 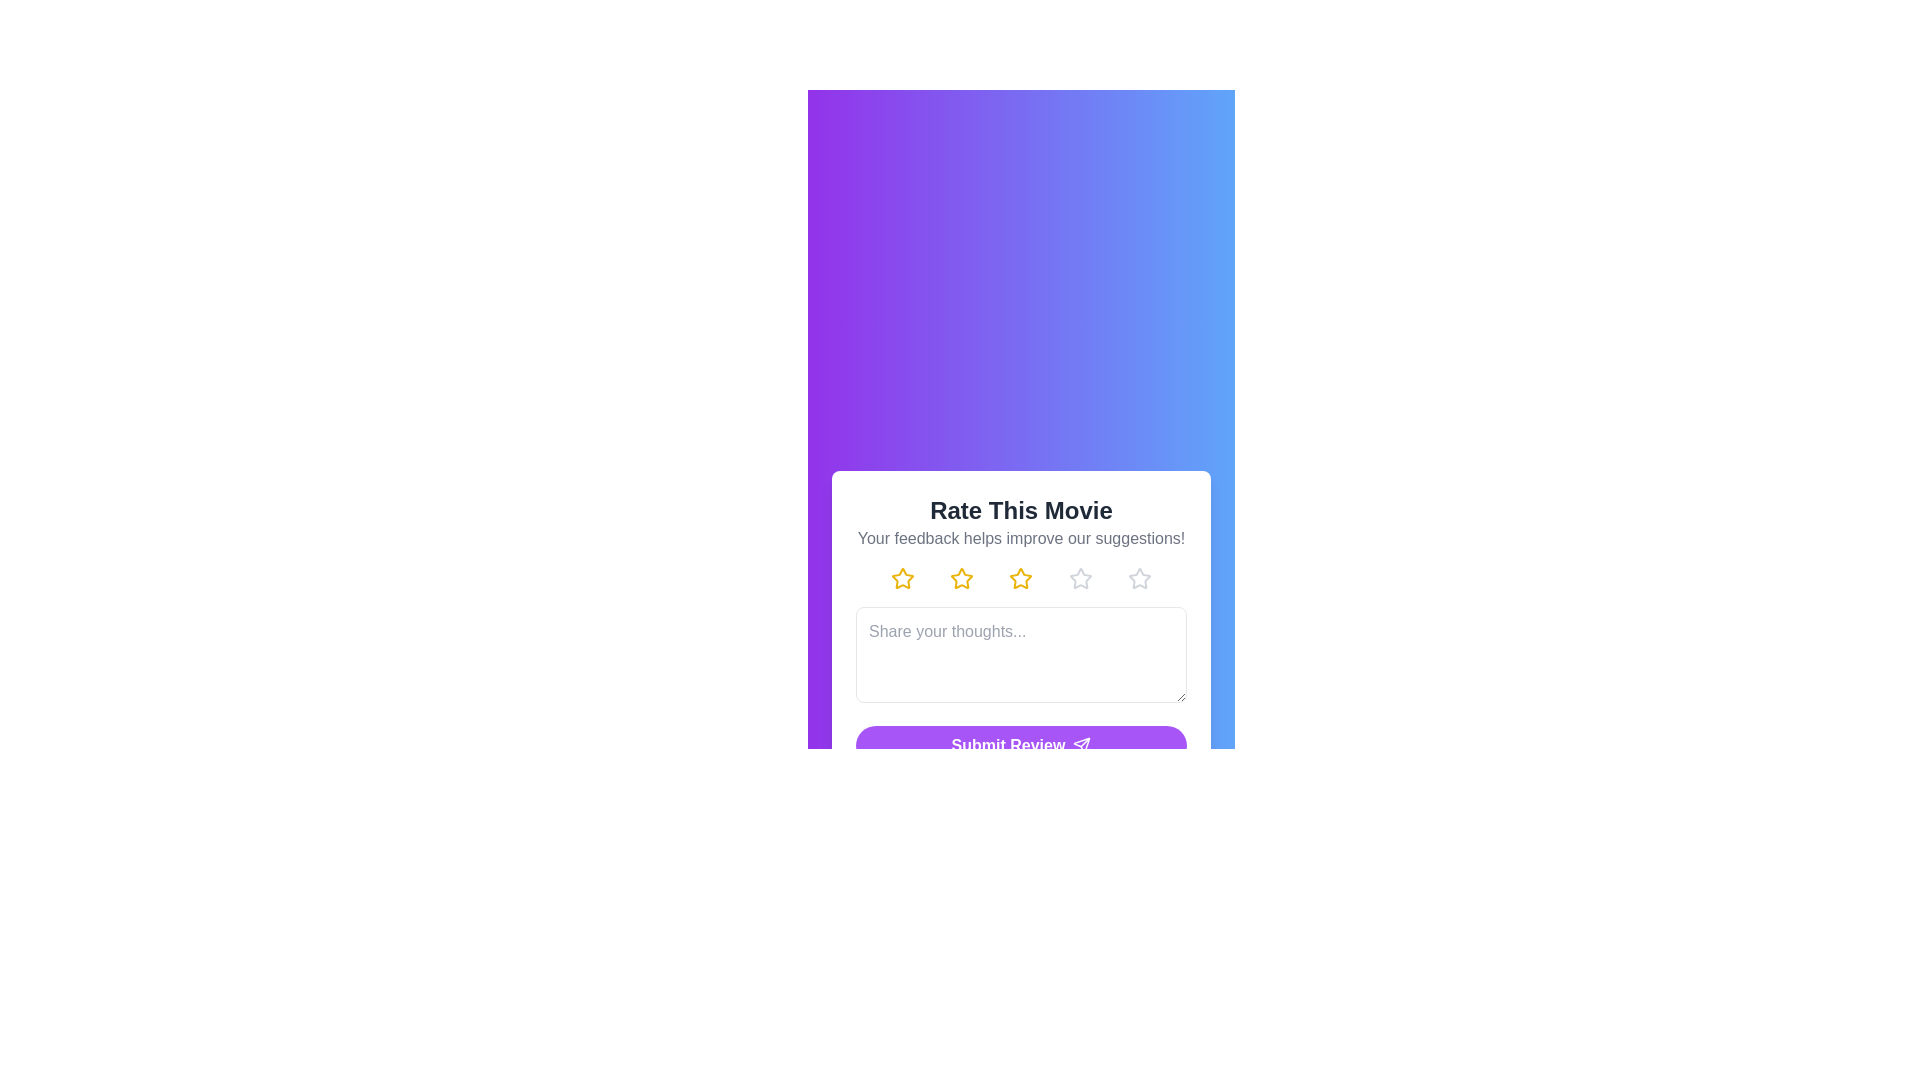 I want to click on the submission icon for the review located in the lower-center of the interface, which is visually represented by an SVG graphic accompanying the text 'Submit Review', so click(x=1081, y=745).